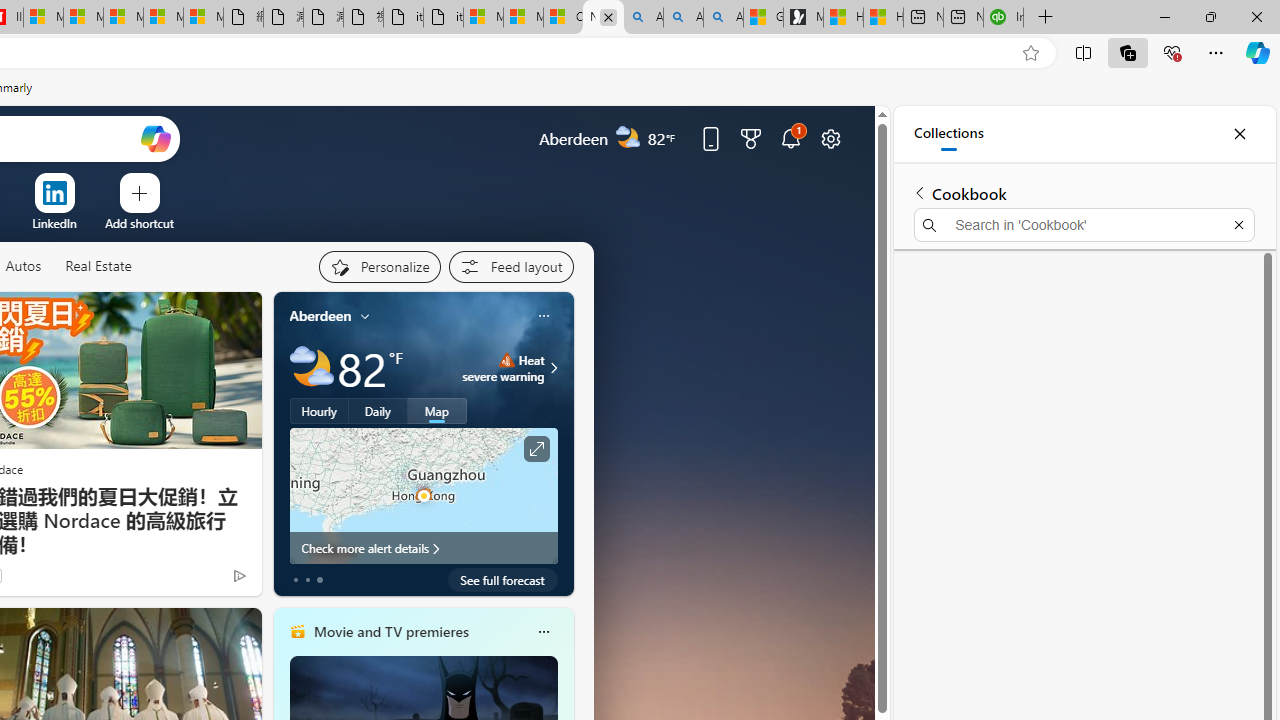  I want to click on 'Feed settings', so click(510, 266).